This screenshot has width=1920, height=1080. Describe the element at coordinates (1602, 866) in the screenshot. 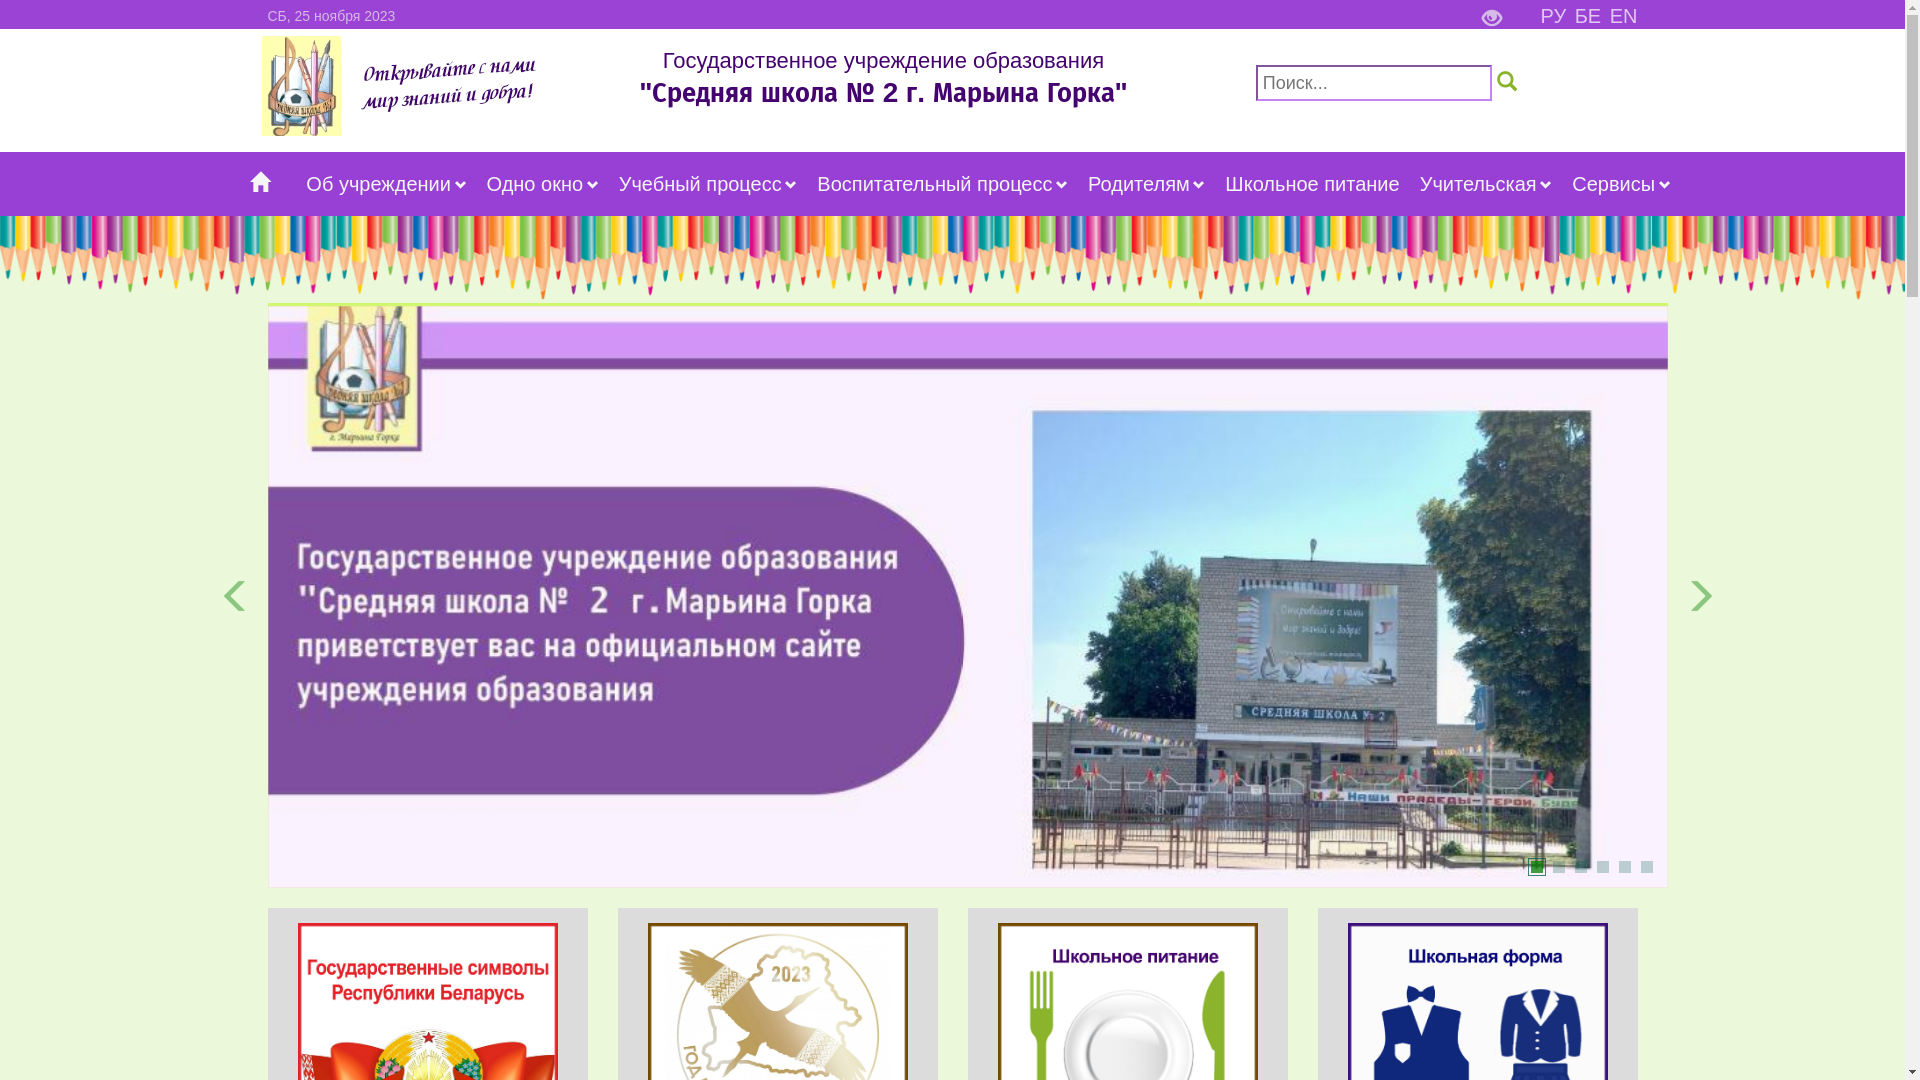

I see `'4'` at that location.